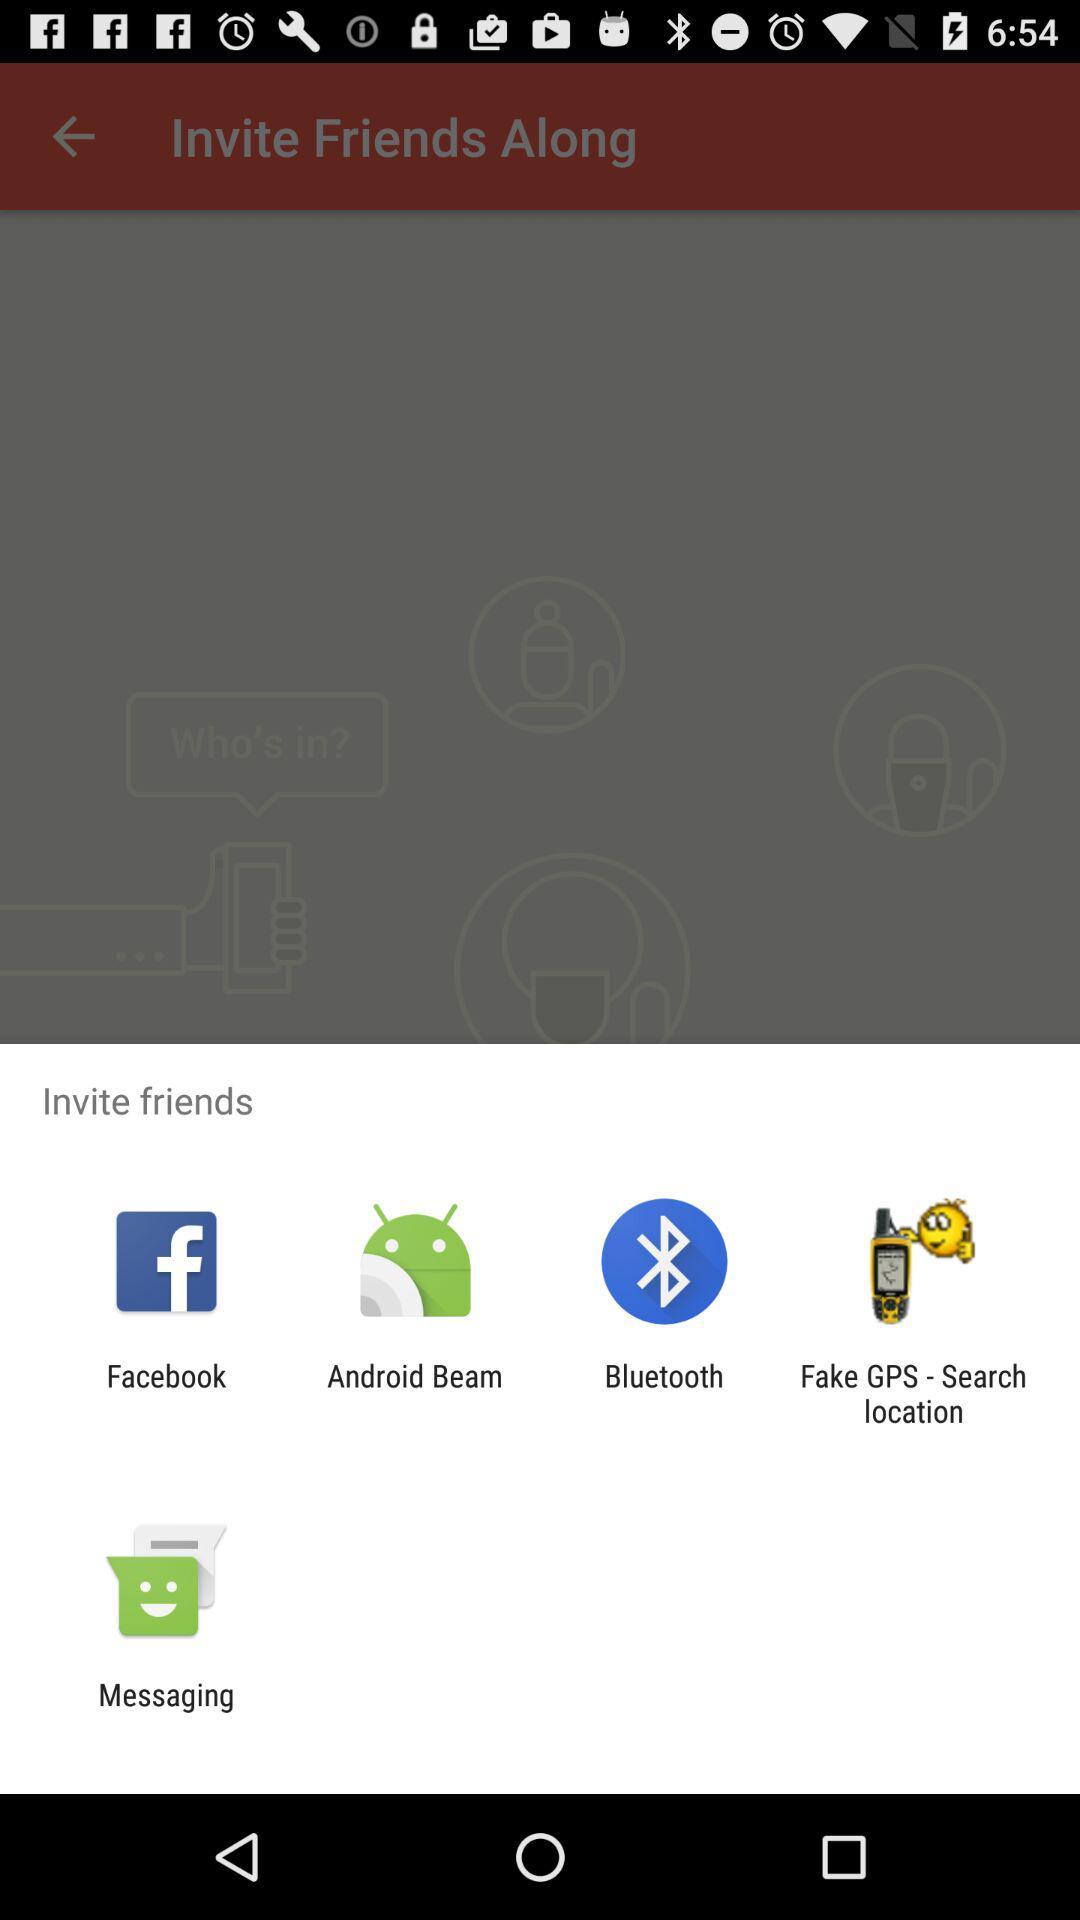  What do you see at coordinates (913, 1392) in the screenshot?
I see `fake gps search icon` at bounding box center [913, 1392].